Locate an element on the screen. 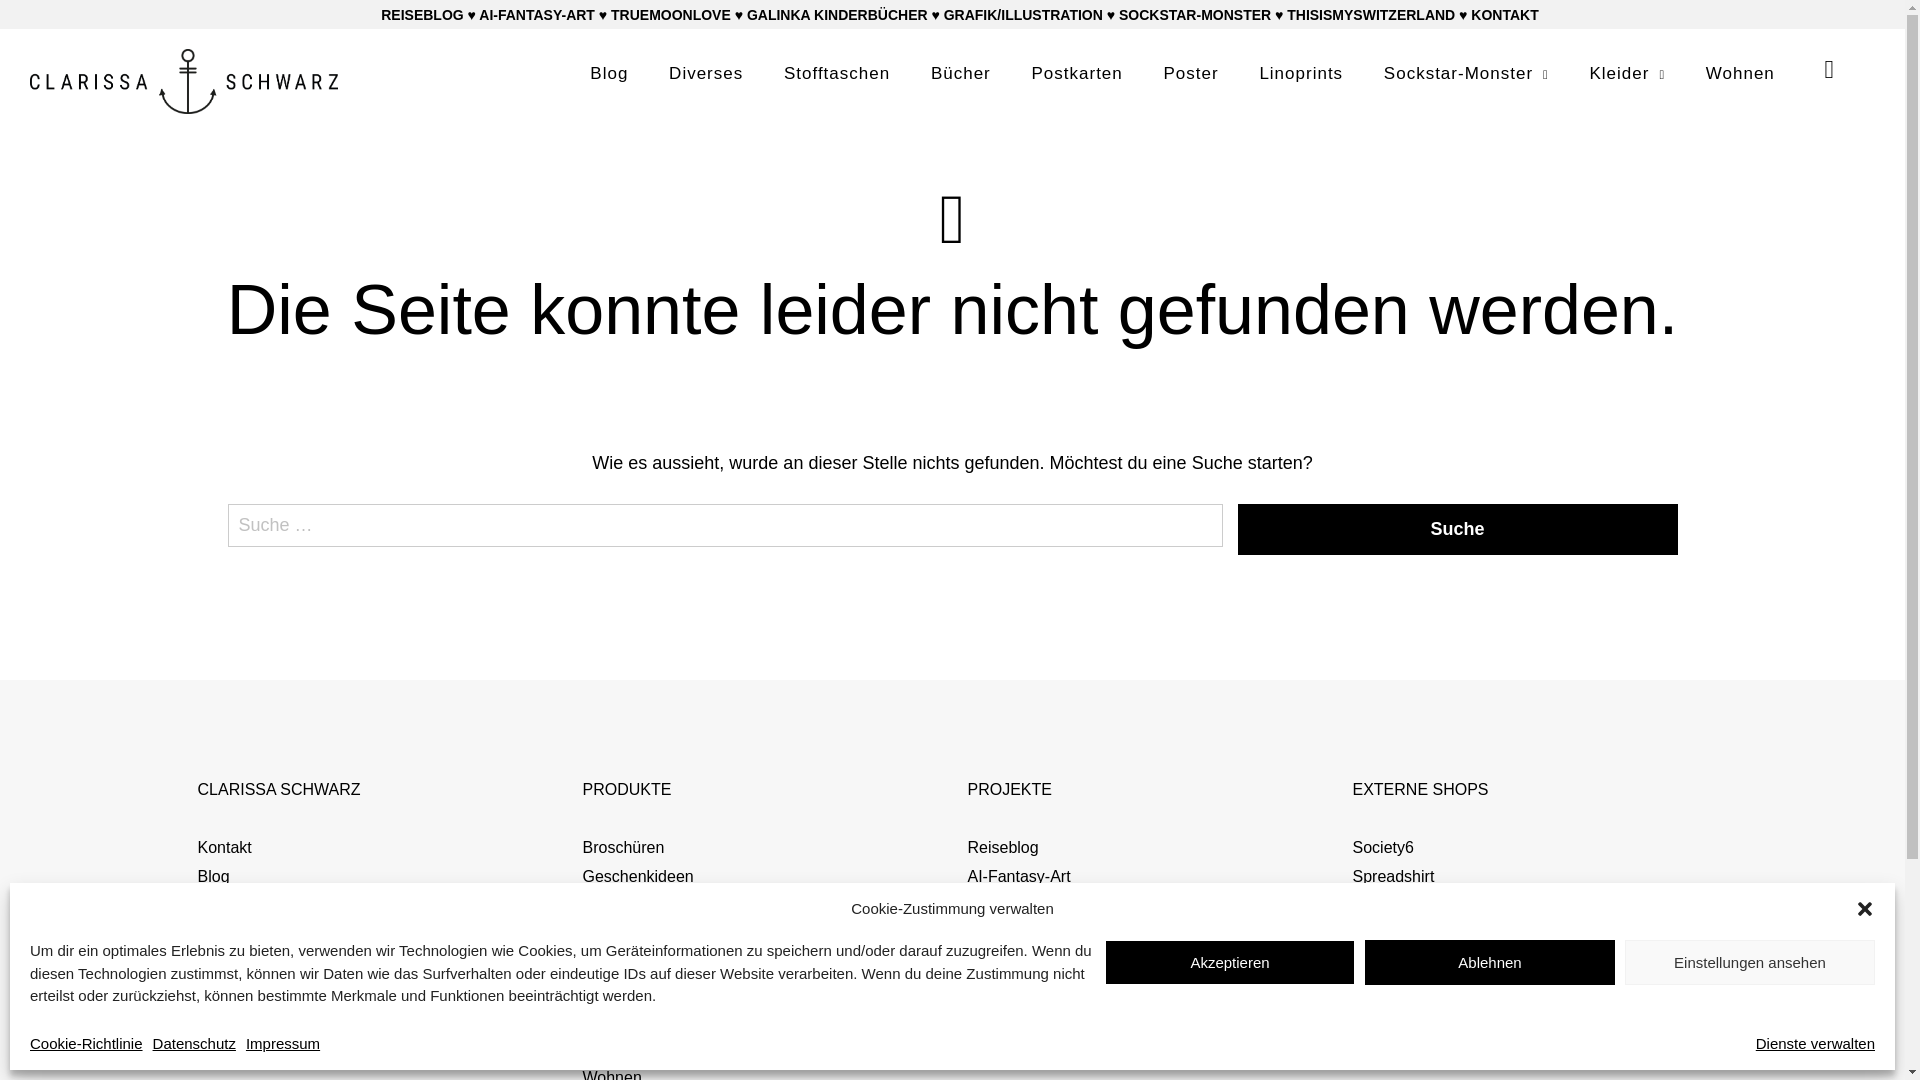  'GRAFIK/ILLUSTRATION' is located at coordinates (1023, 15).